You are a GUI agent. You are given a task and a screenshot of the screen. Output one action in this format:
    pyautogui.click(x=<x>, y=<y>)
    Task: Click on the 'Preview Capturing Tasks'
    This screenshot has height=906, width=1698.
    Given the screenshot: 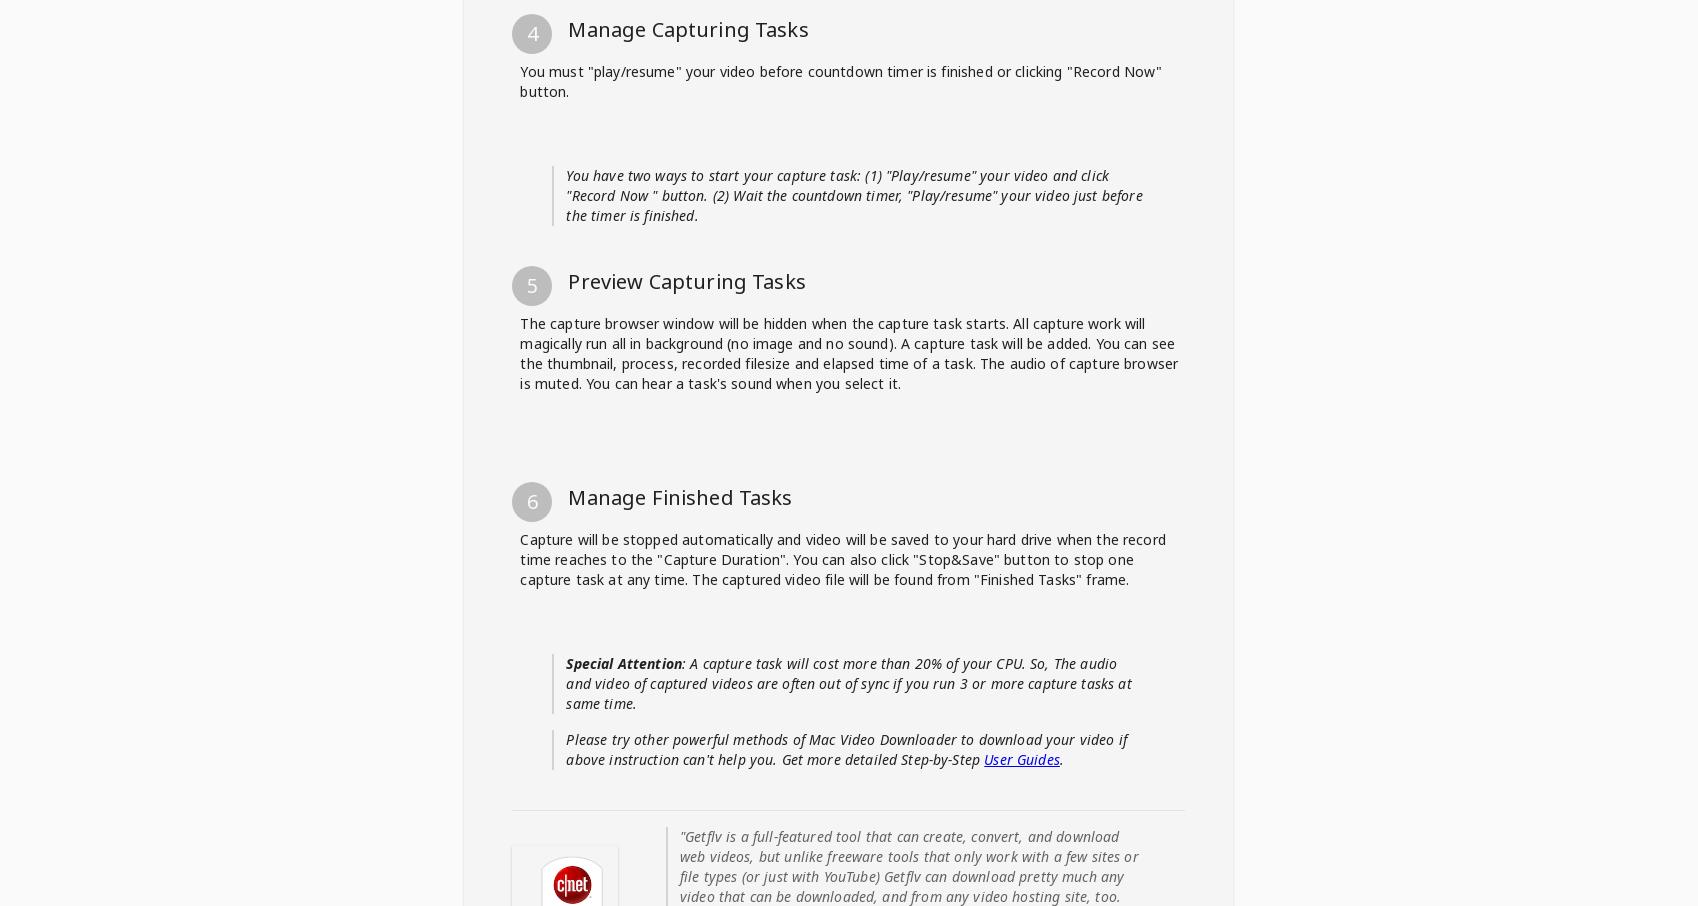 What is the action you would take?
    pyautogui.click(x=686, y=856)
    